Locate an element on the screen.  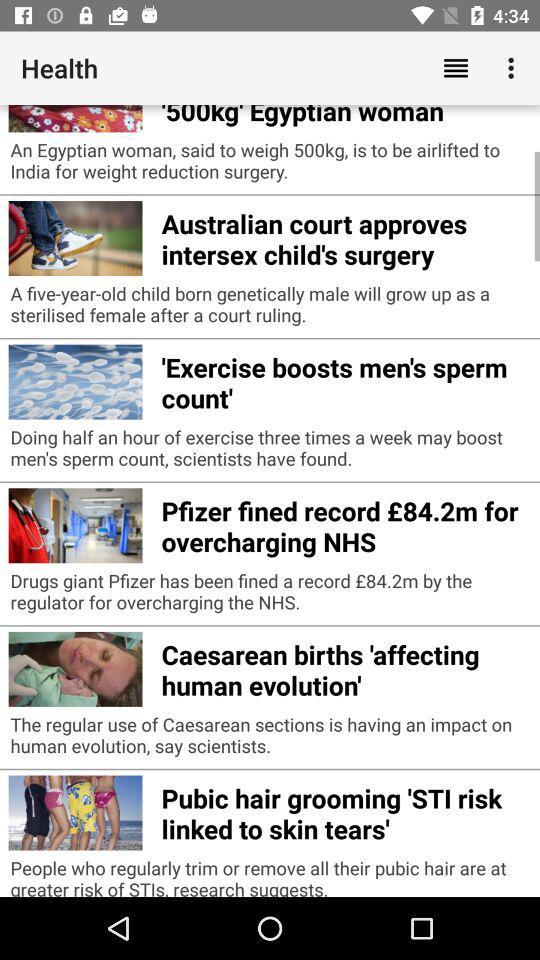
the doing half an app is located at coordinates (270, 453).